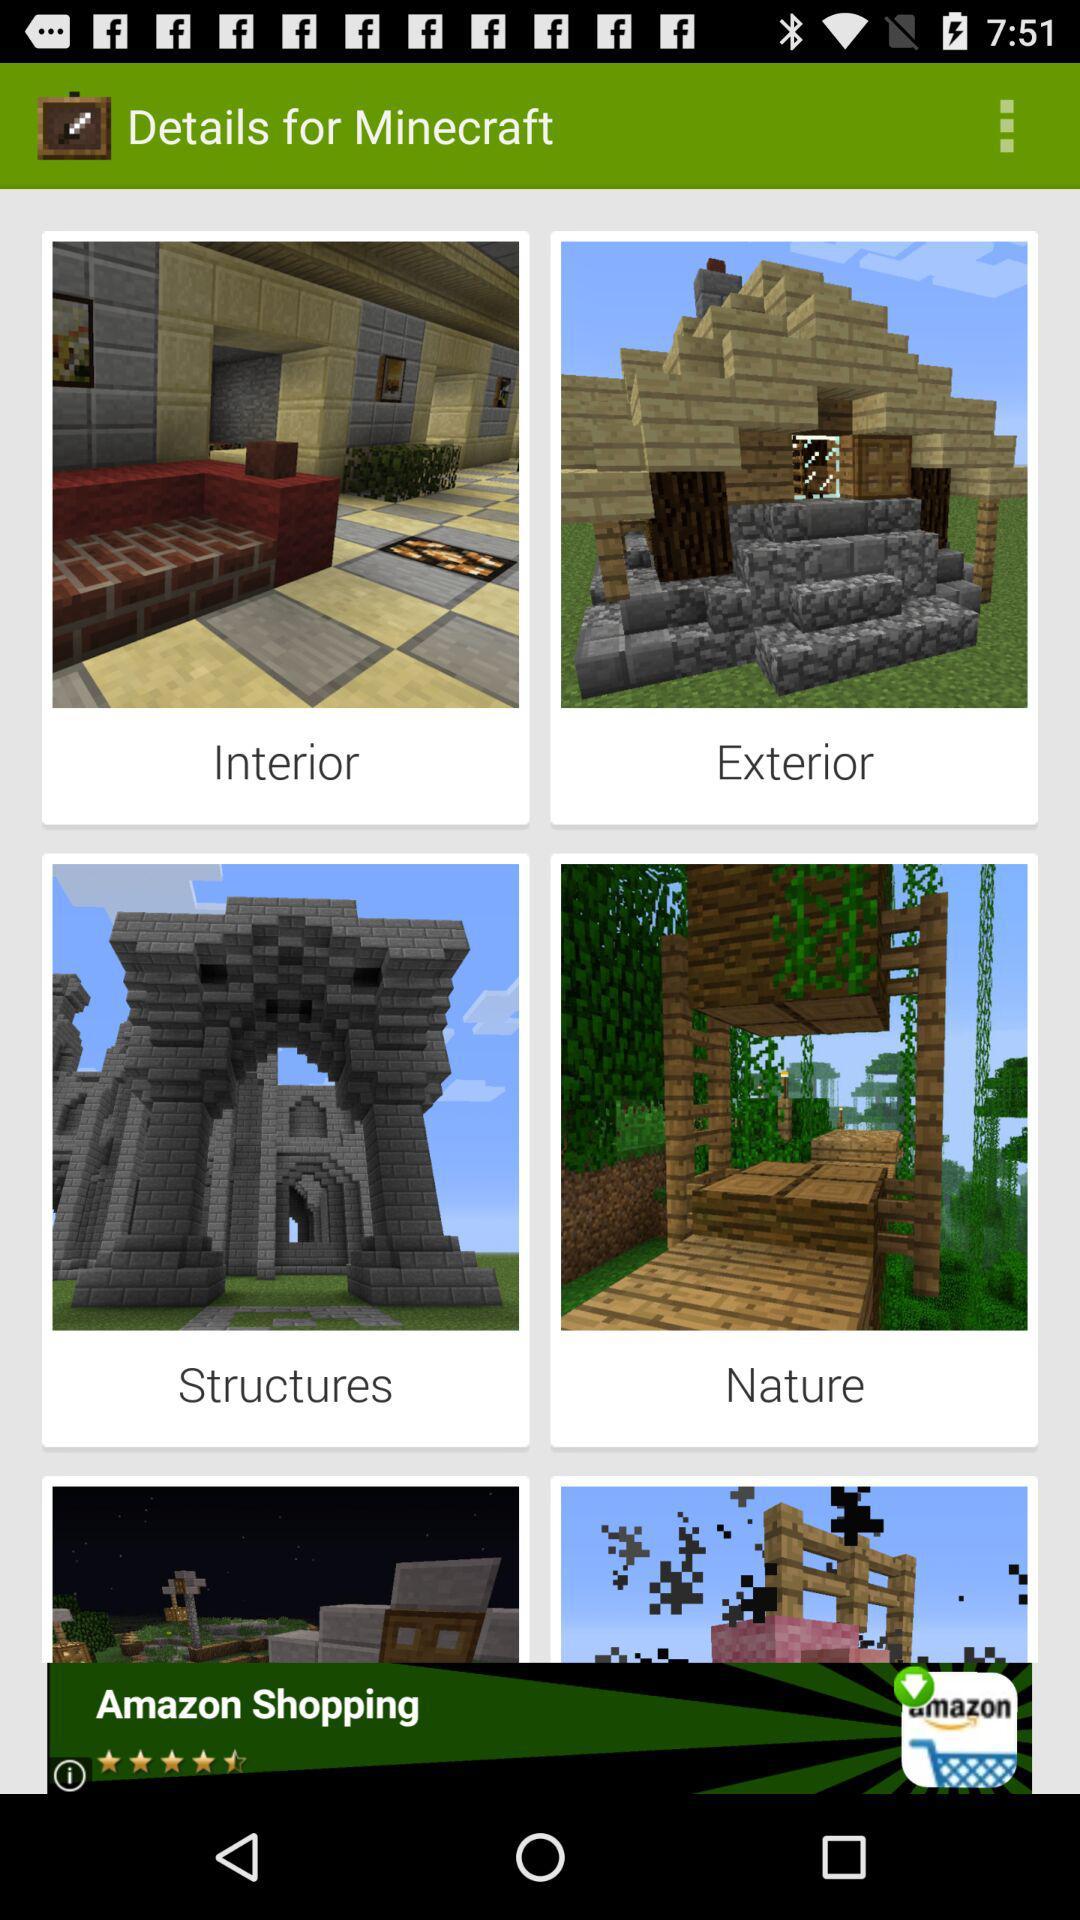 Image resolution: width=1080 pixels, height=1920 pixels. I want to click on advertisement, so click(538, 1727).